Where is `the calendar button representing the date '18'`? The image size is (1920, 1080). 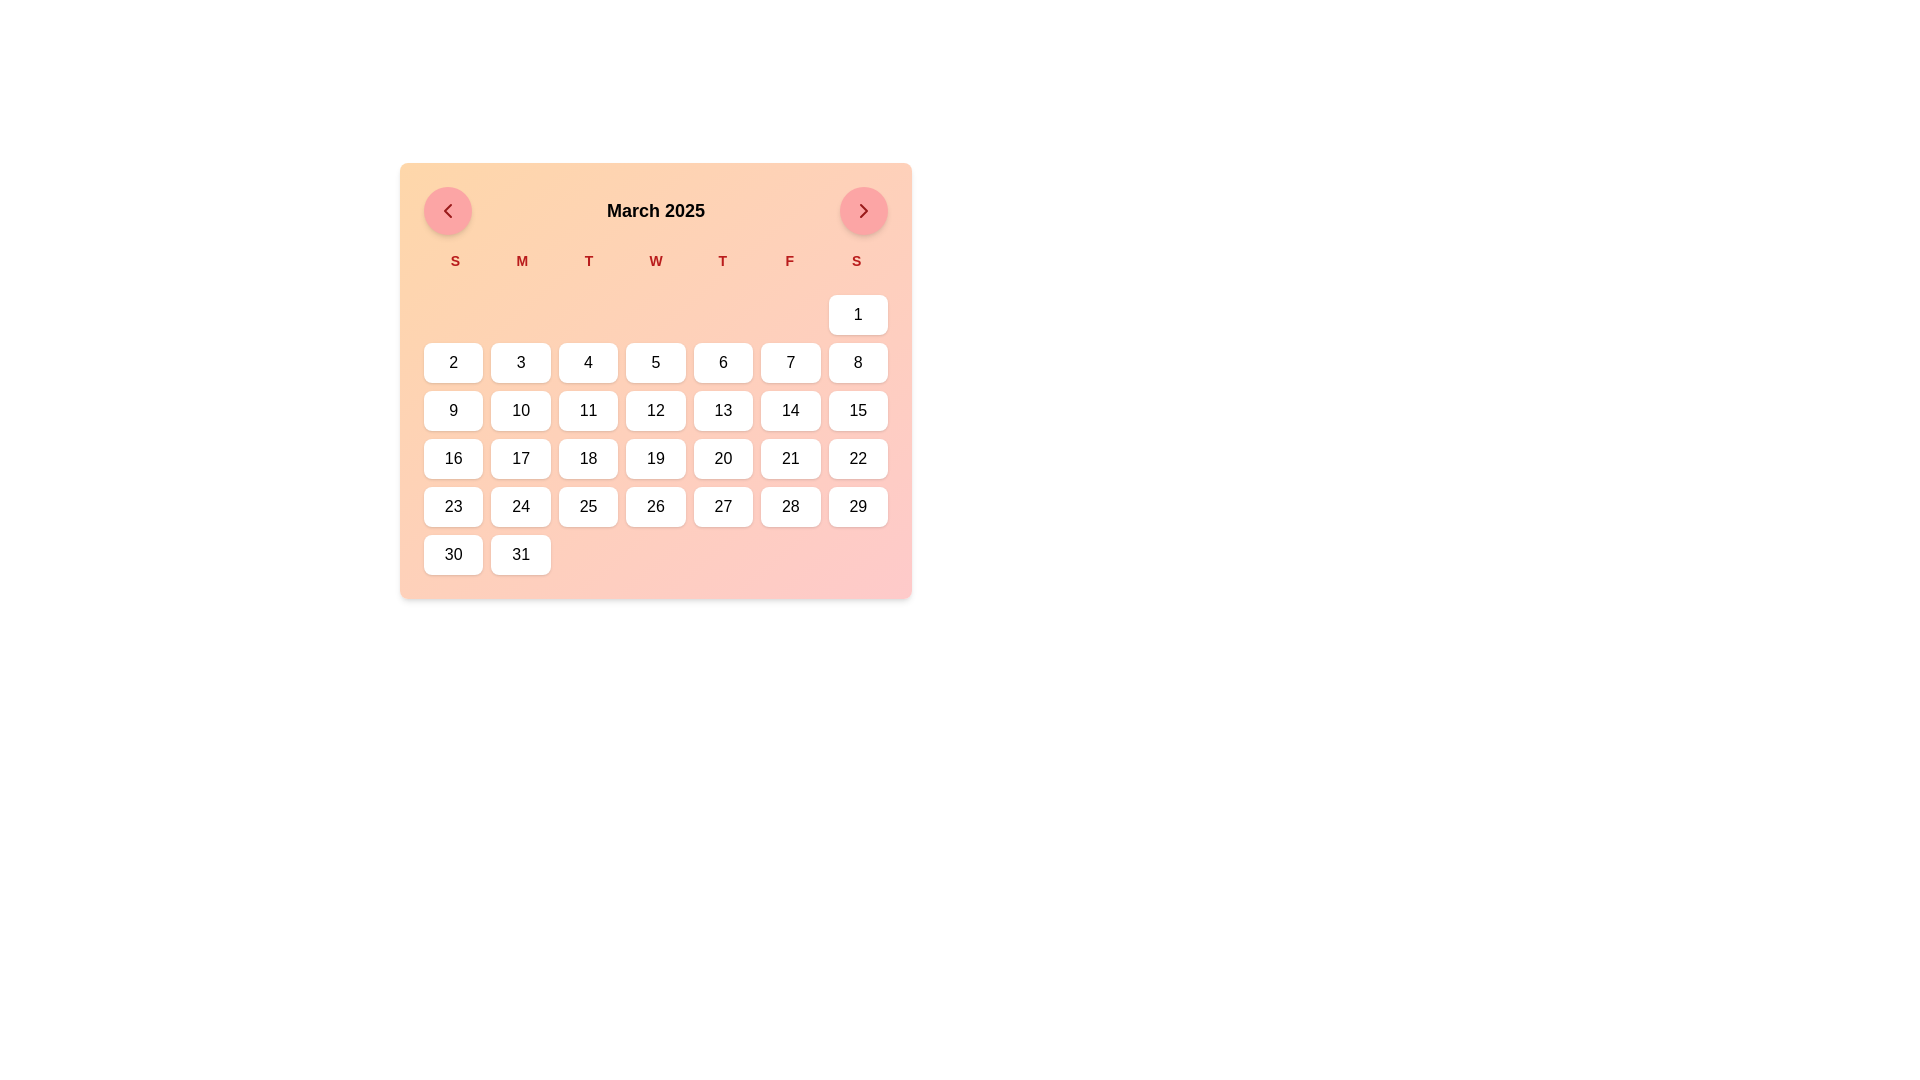
the calendar button representing the date '18' is located at coordinates (587, 459).